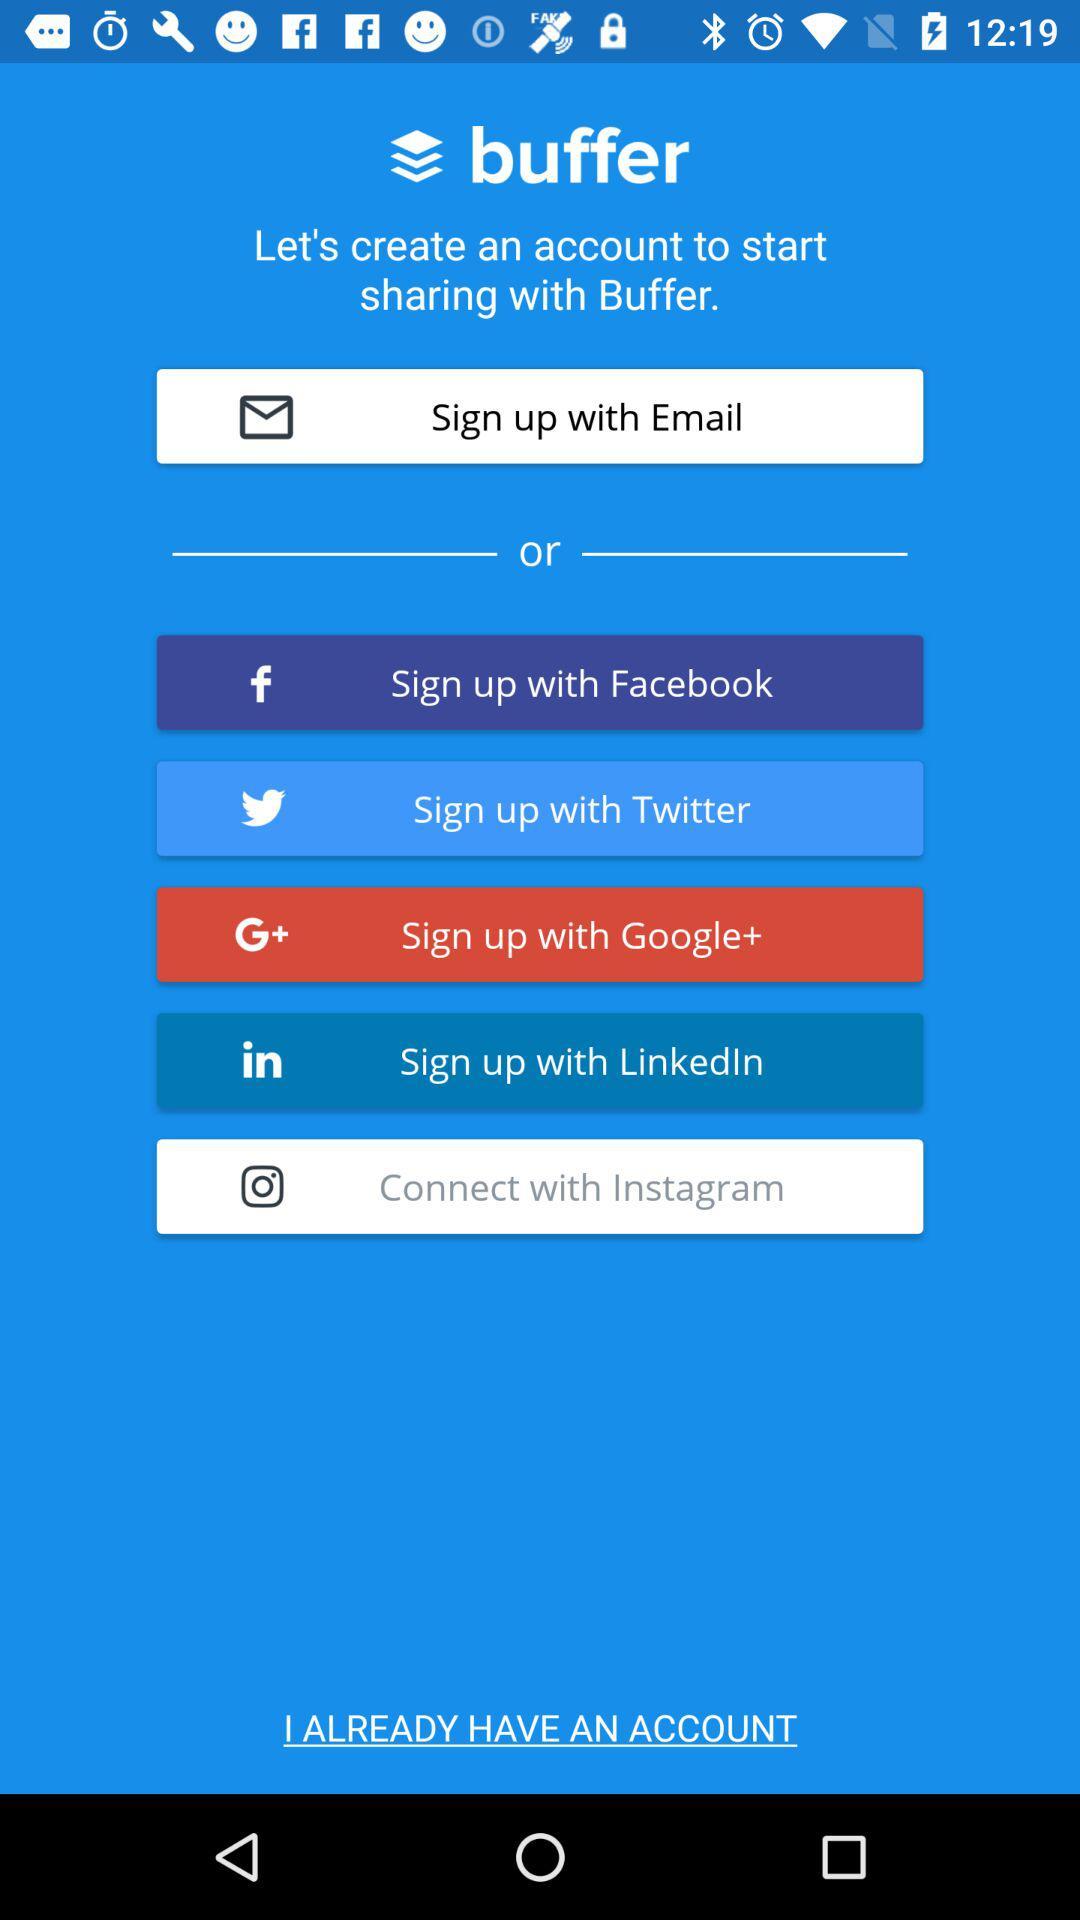 The width and height of the screenshot is (1080, 1920). What do you see at coordinates (540, 1726) in the screenshot?
I see `icon below connect with instagram item` at bounding box center [540, 1726].